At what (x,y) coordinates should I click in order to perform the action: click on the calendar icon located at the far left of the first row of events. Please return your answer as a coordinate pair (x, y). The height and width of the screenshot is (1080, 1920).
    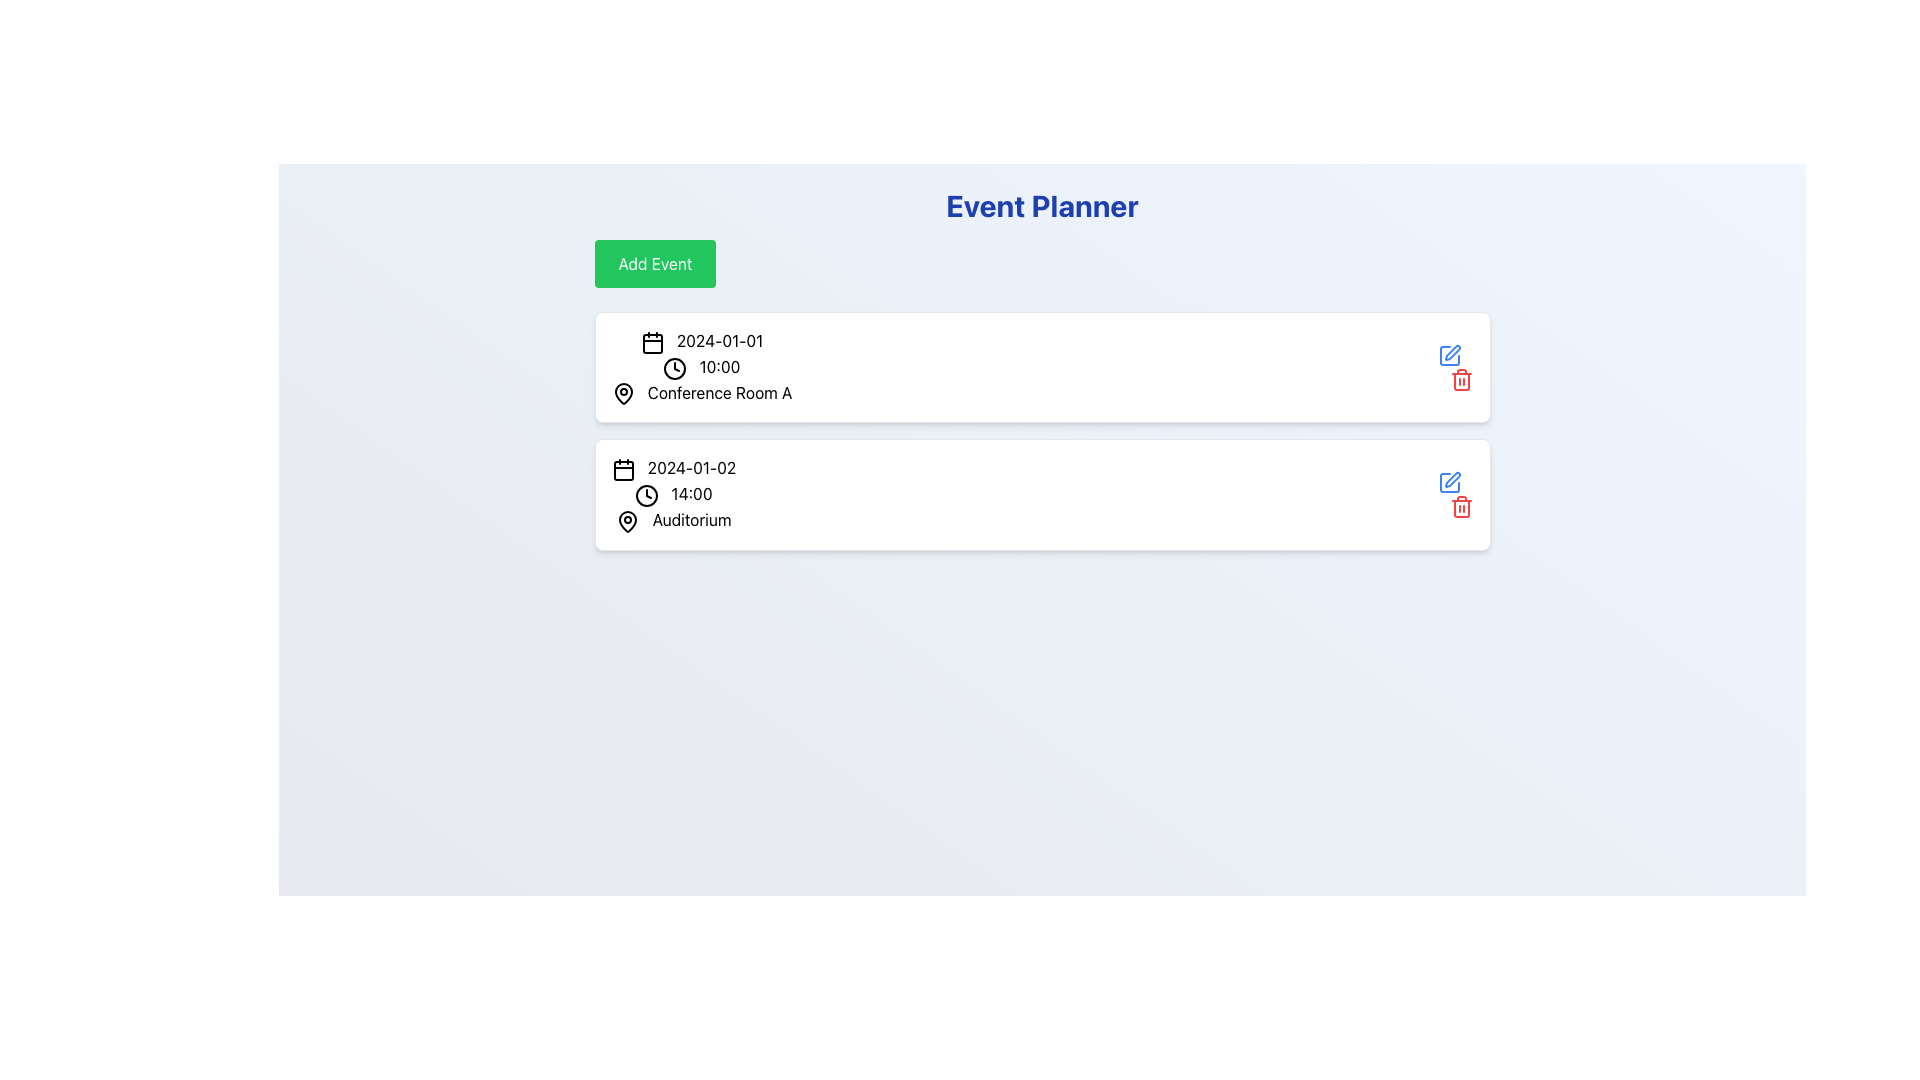
    Looking at the image, I should click on (652, 341).